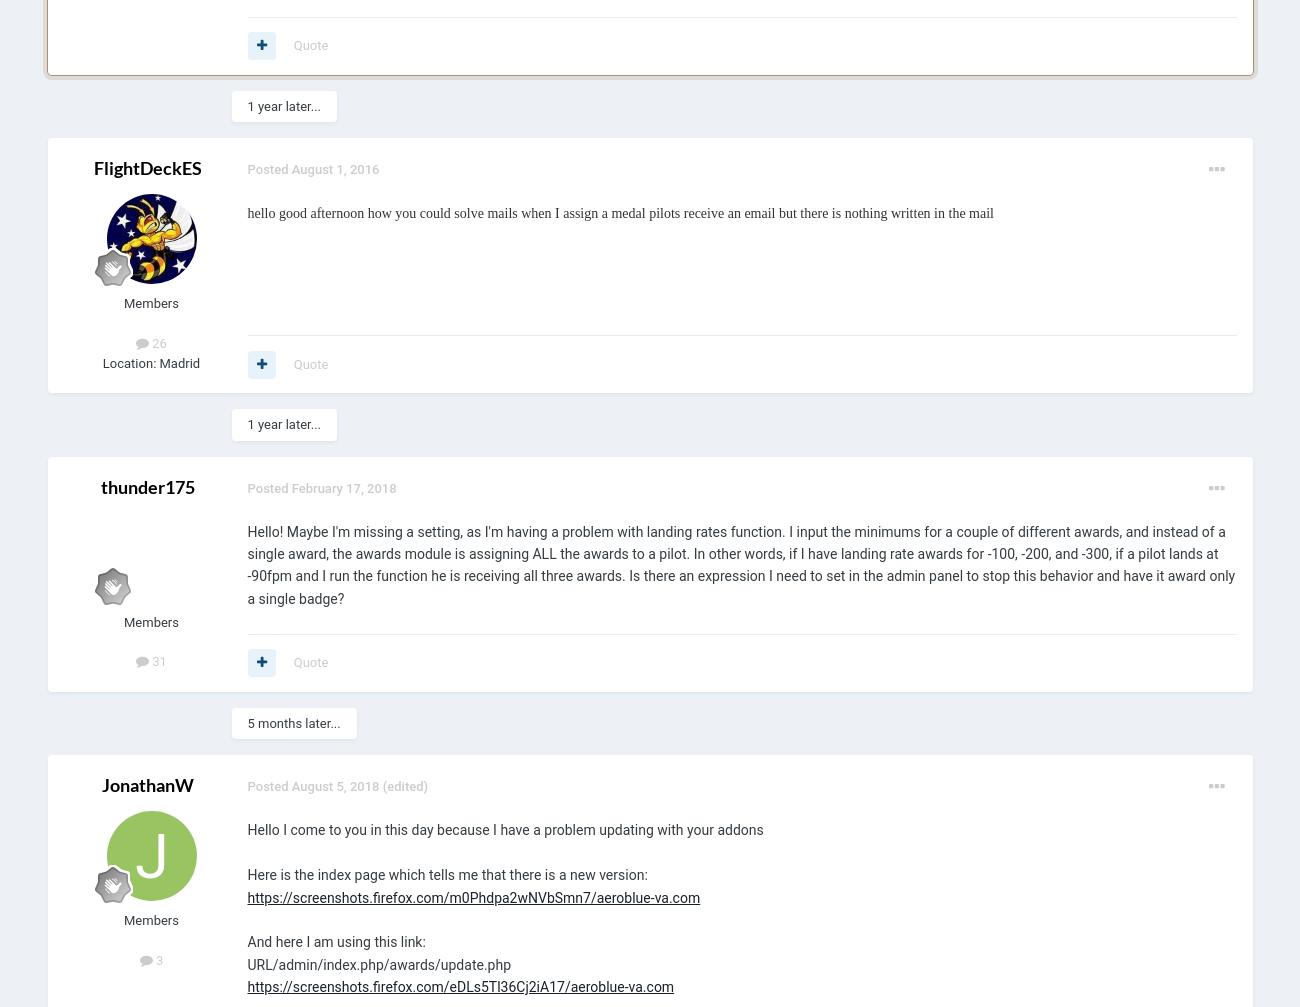  I want to click on 'thunder175', so click(99, 485).